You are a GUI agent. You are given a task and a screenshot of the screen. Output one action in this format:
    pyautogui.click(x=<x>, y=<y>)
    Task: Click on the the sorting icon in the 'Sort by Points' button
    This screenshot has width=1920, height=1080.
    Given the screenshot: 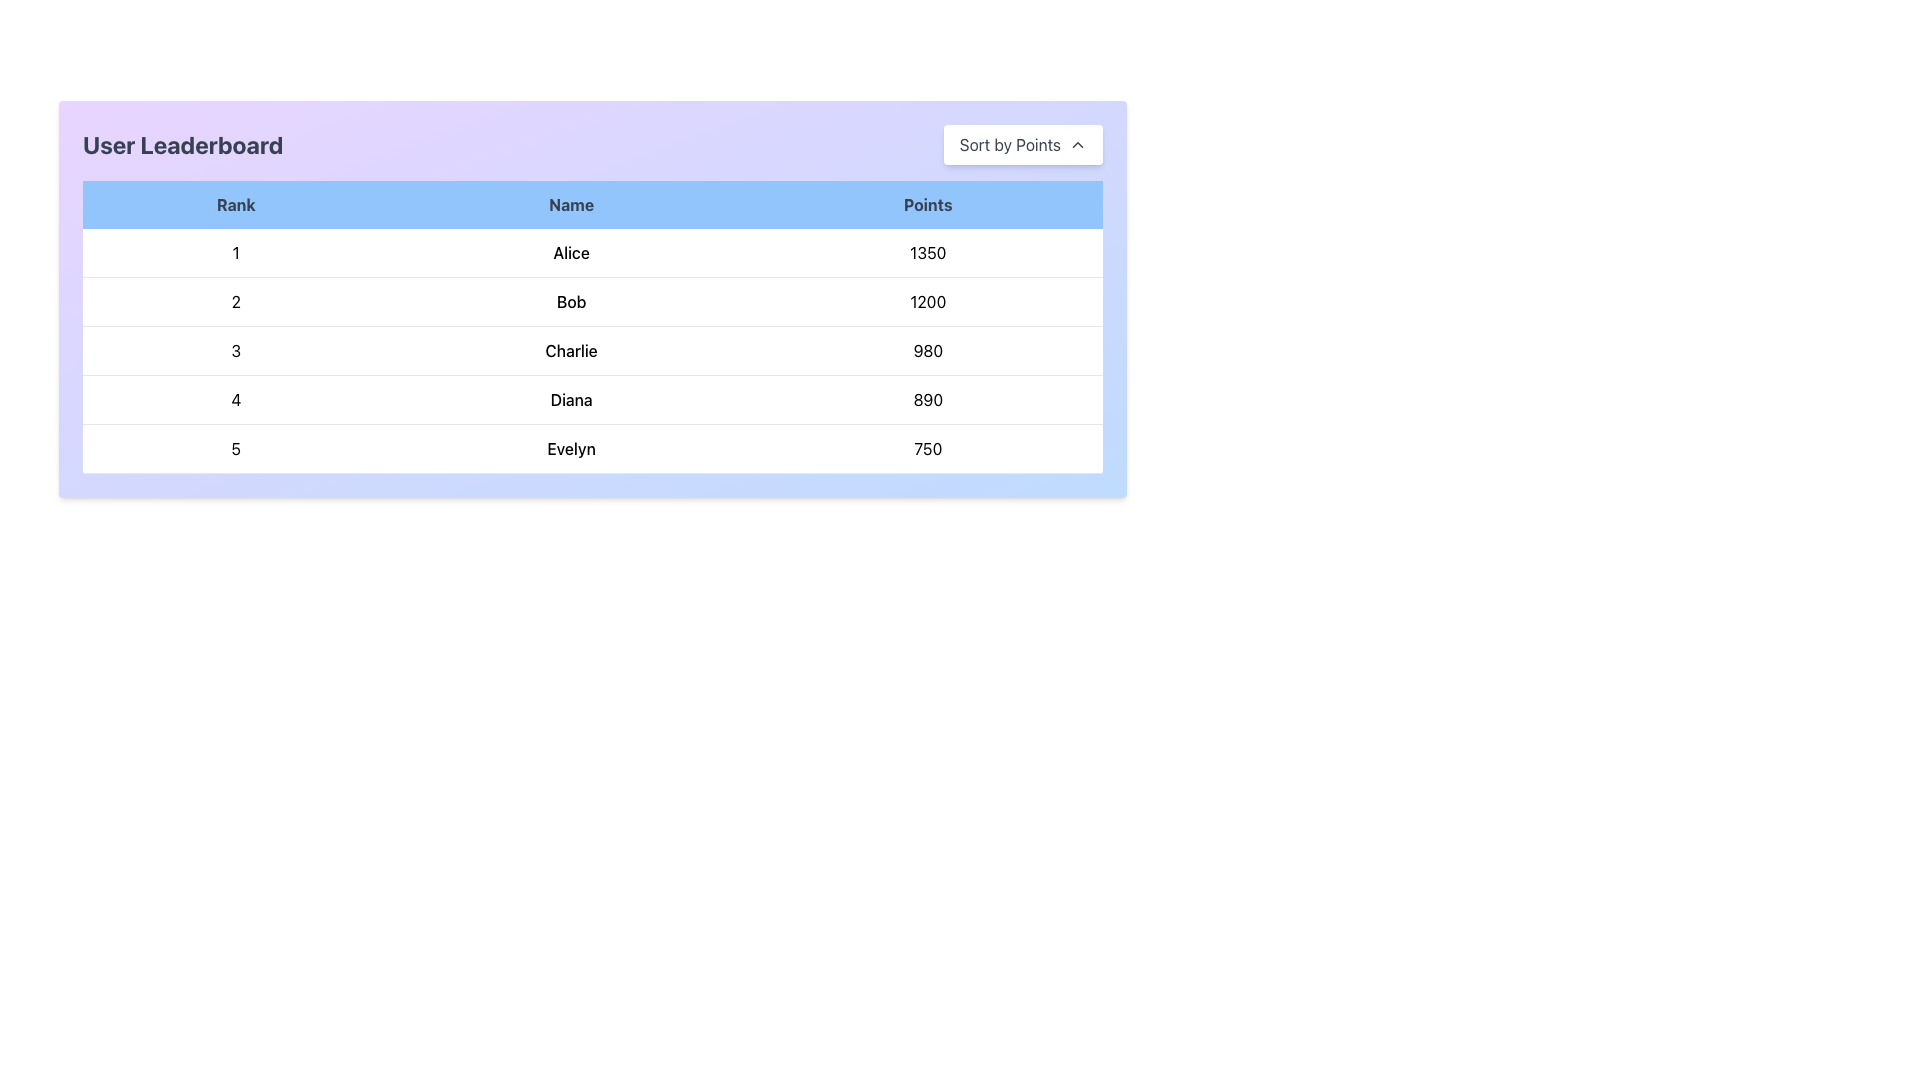 What is the action you would take?
    pyautogui.click(x=1077, y=144)
    